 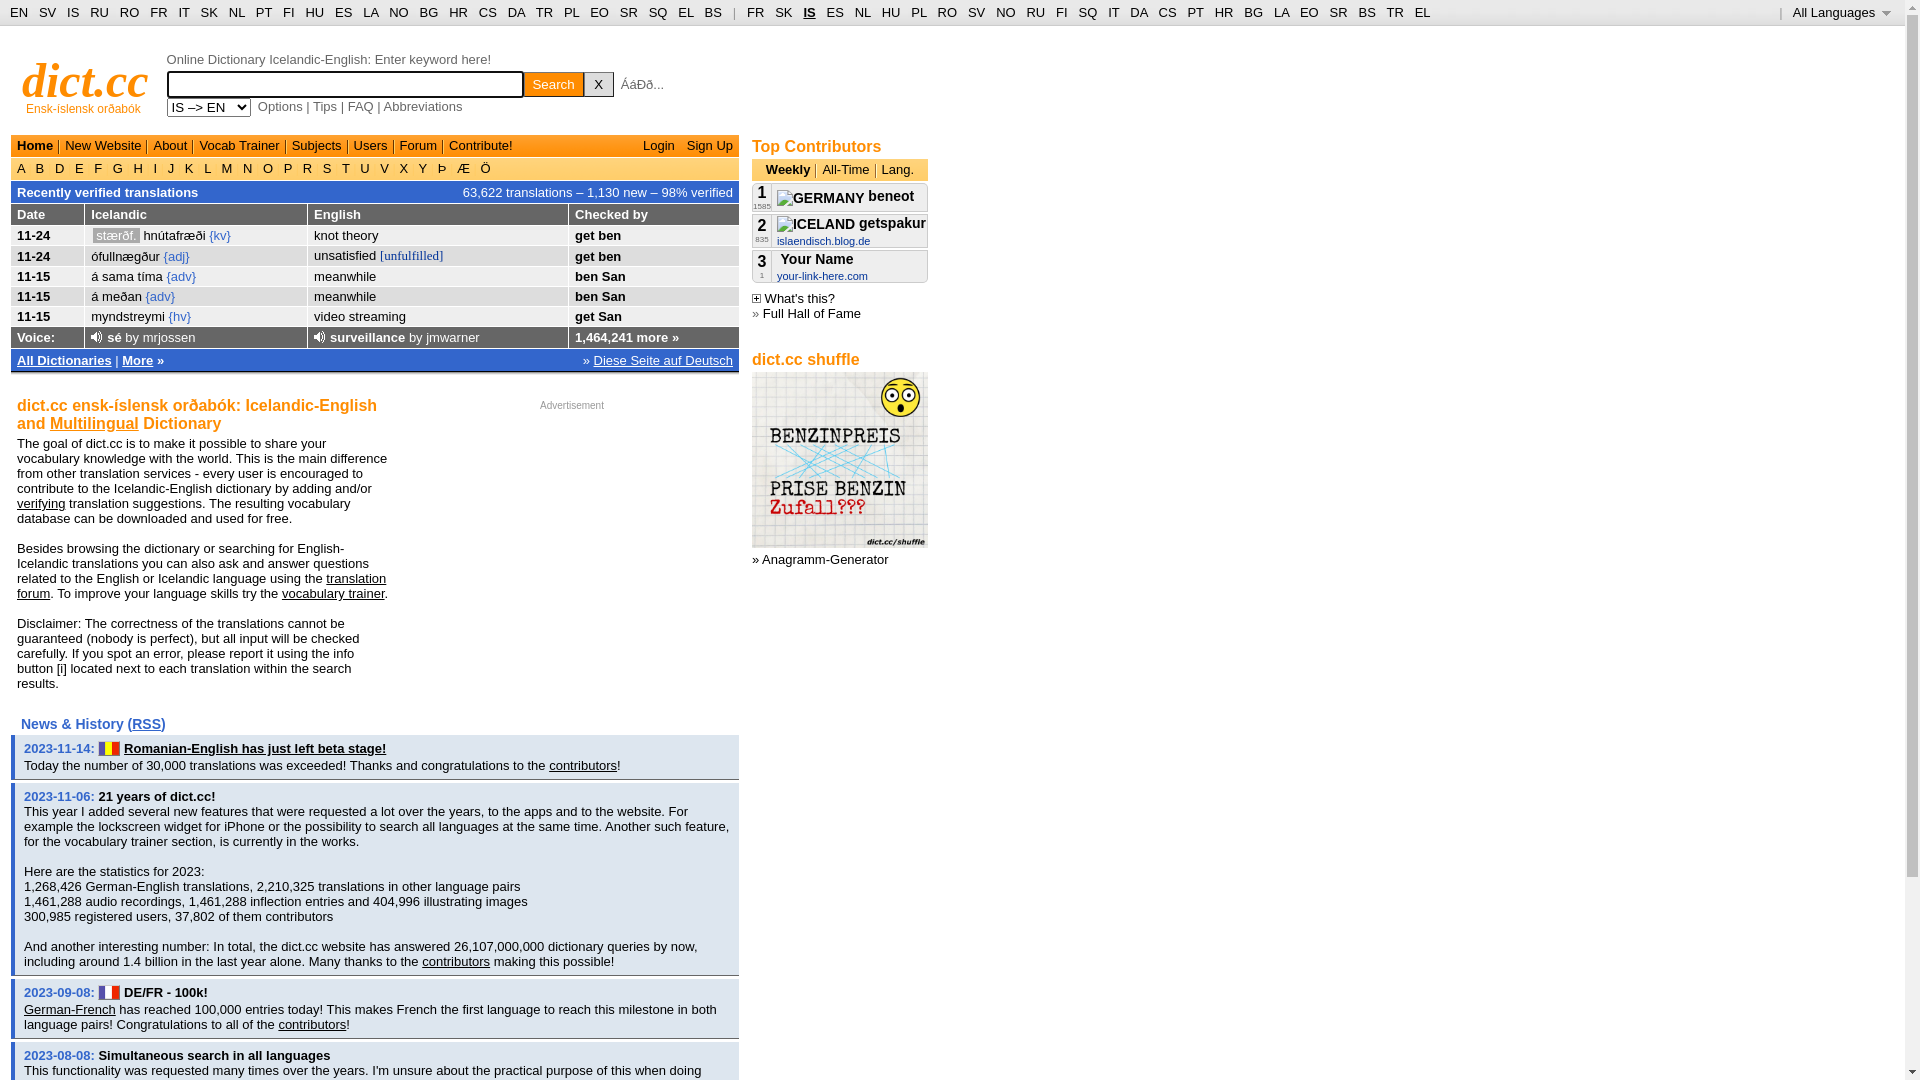 What do you see at coordinates (419, 12) in the screenshot?
I see `'BG'` at bounding box center [419, 12].